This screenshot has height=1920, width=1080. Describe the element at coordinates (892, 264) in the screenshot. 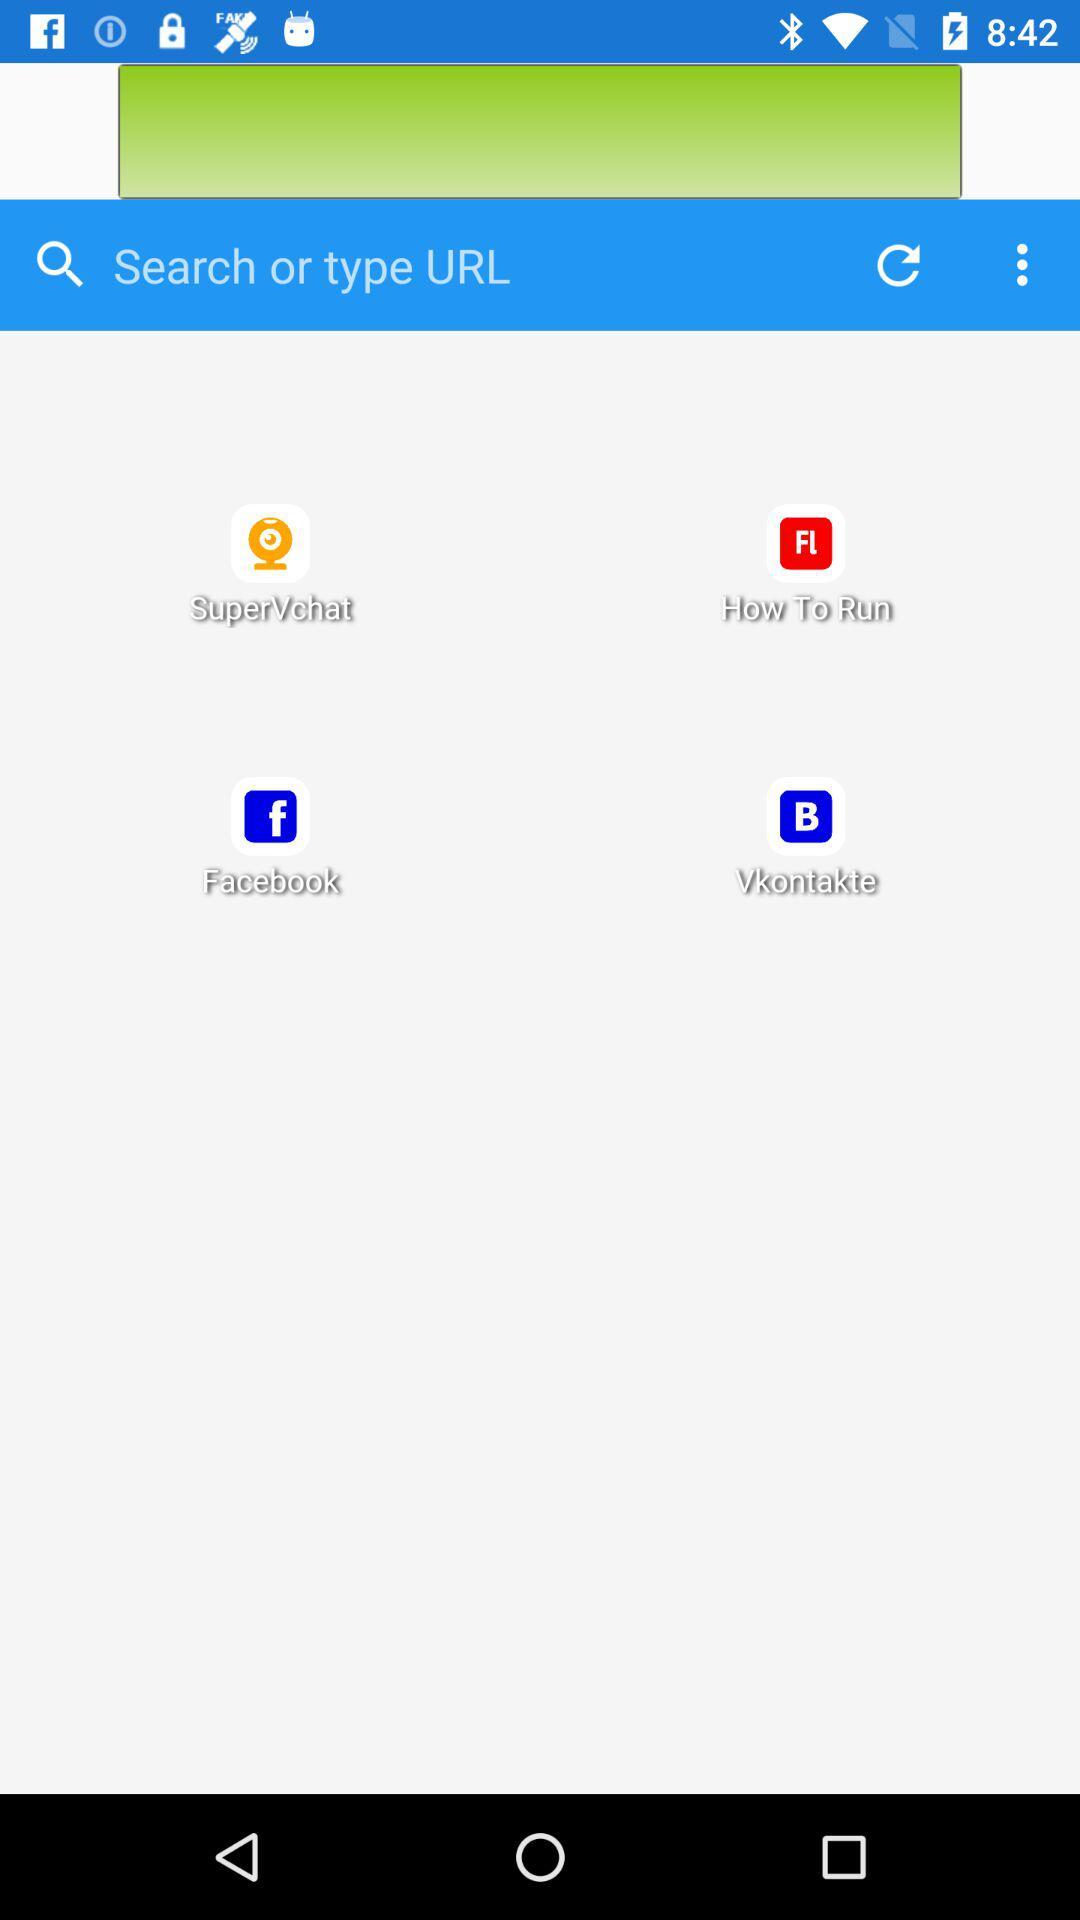

I see `reload the page` at that location.